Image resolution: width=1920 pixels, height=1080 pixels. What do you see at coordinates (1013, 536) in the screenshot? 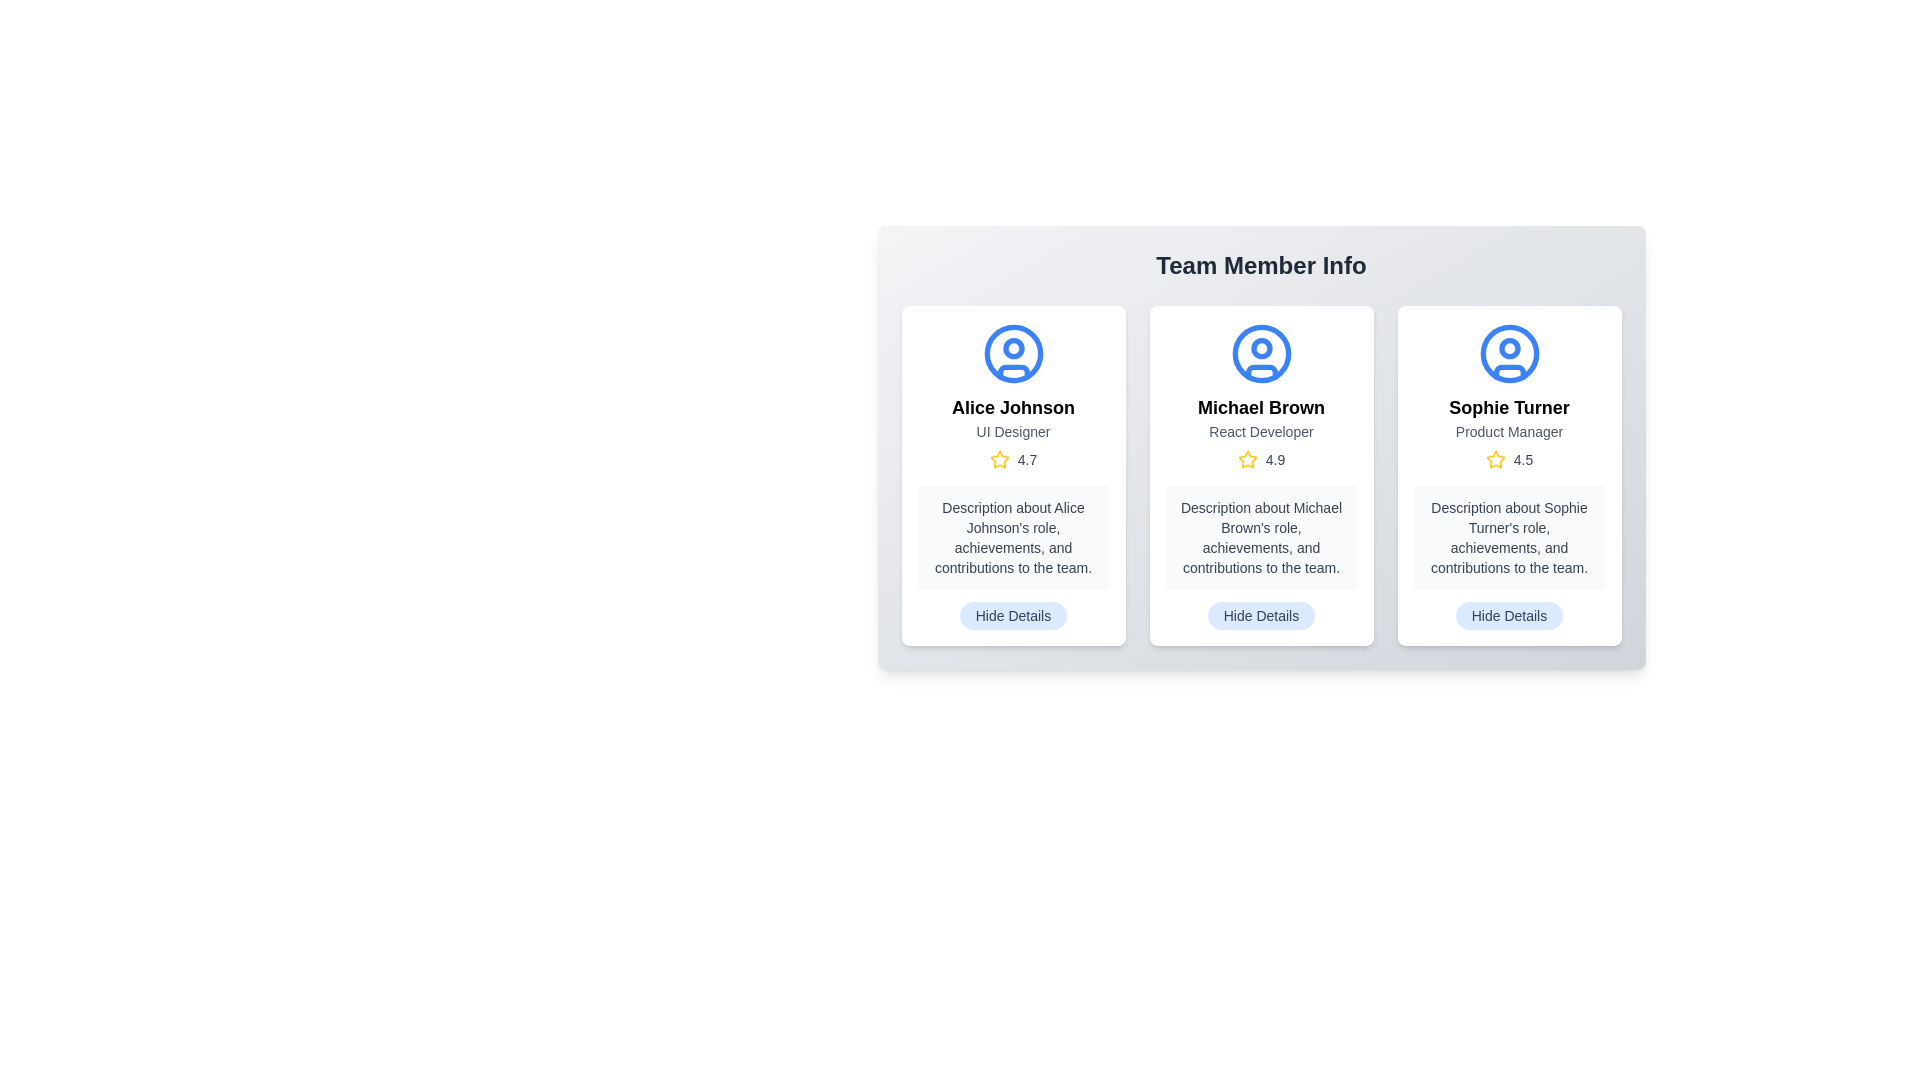
I see `the static text block that displays information about Alice Johnson, located in the first profile card below her name and designation, and above the 'Hide Details' button` at bounding box center [1013, 536].